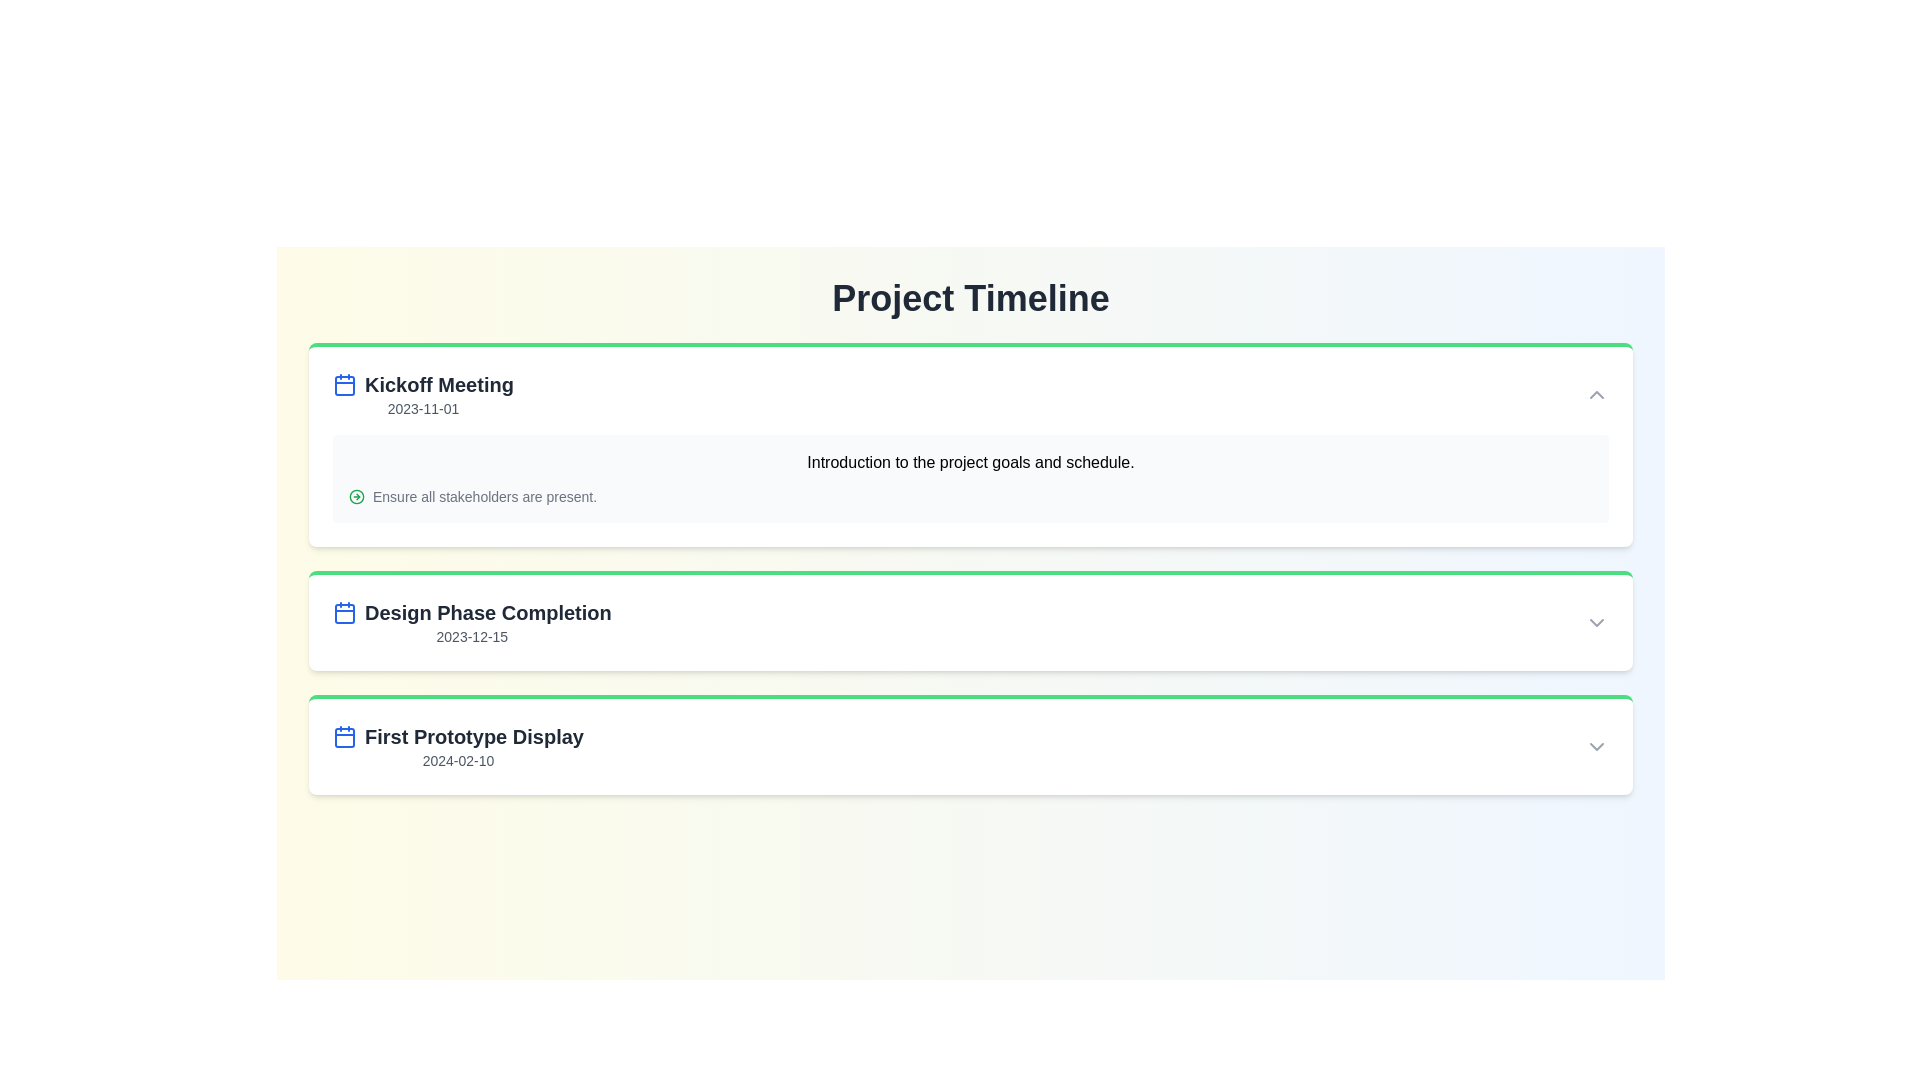 The height and width of the screenshot is (1080, 1920). Describe the element at coordinates (345, 736) in the screenshot. I see `the bold blue calendar icon with rounded edges located to the left of the title 'First Prototype Display' in the third section of the project timeline` at that location.